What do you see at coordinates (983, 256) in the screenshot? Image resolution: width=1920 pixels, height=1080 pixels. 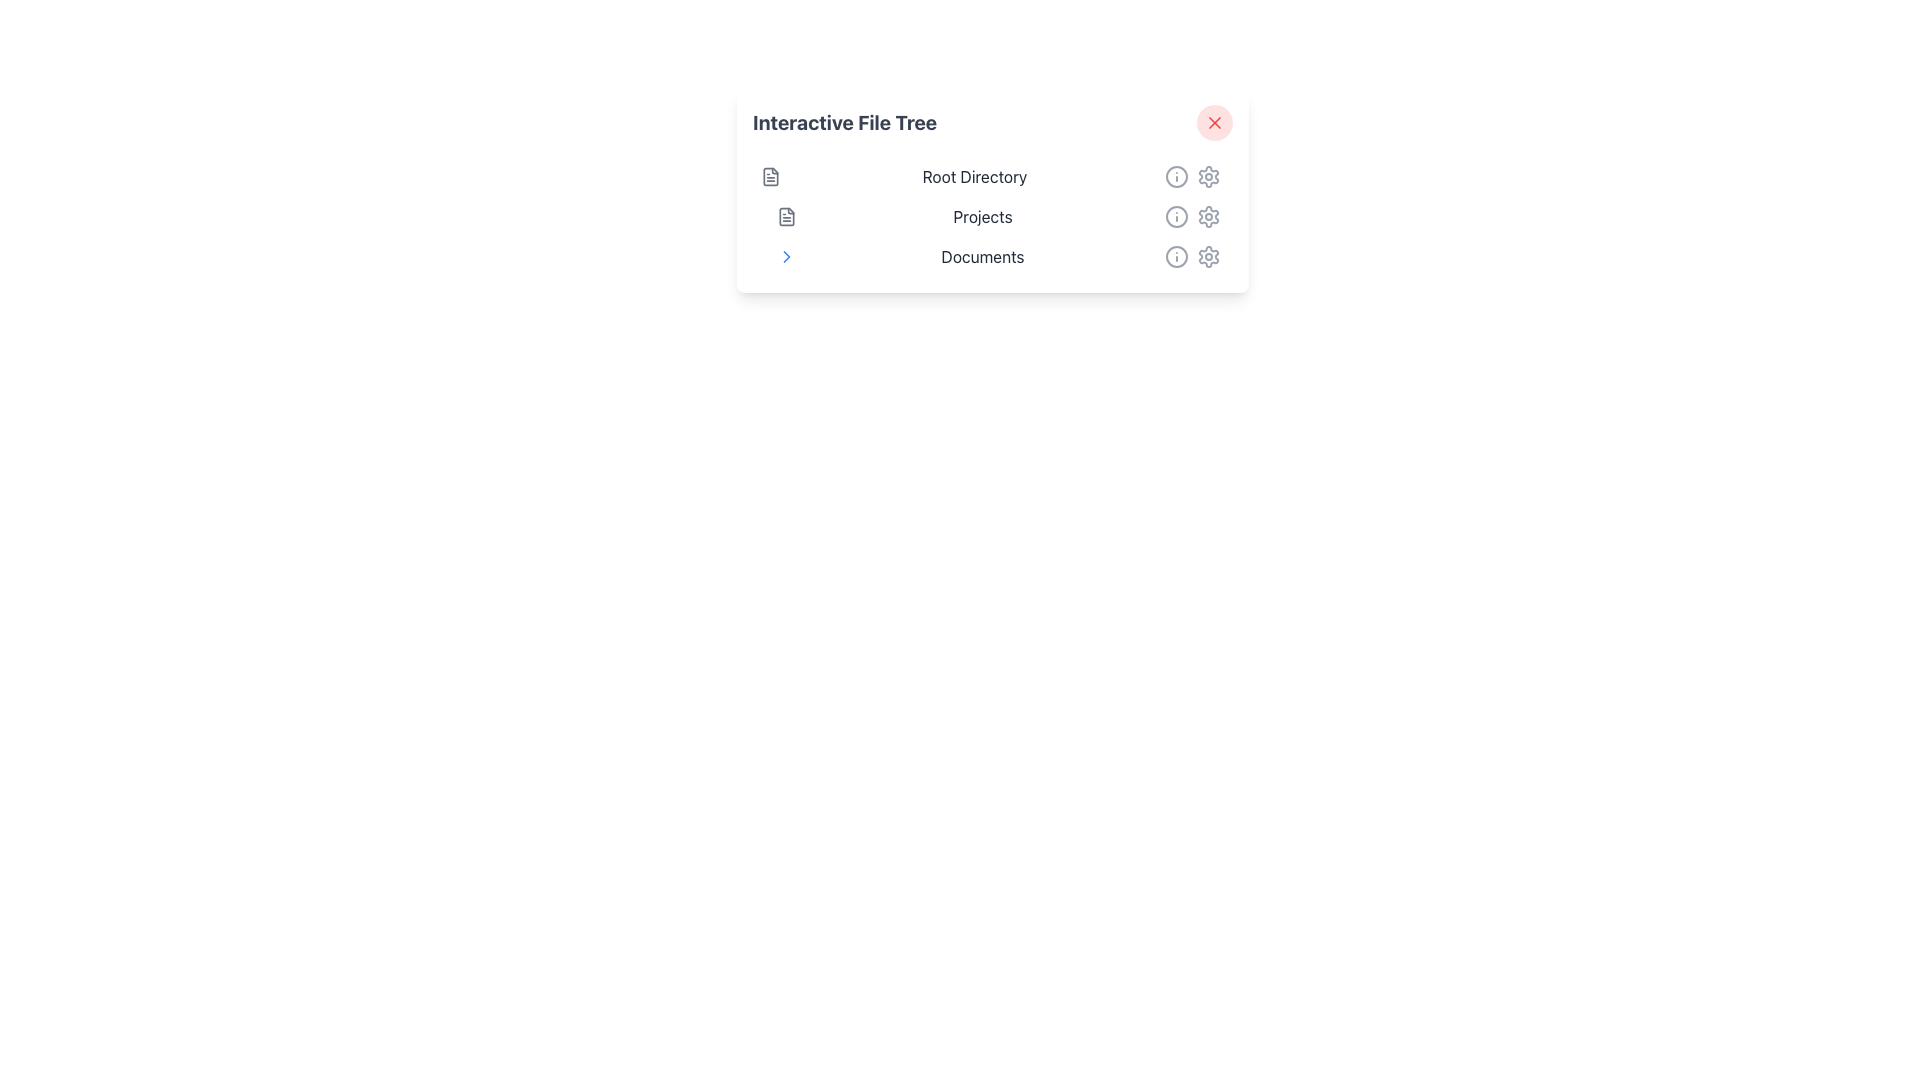 I see `the 'Documents' text label in the file tree interface, which is styled in dark gray and is the third entry in the list of directory items` at bounding box center [983, 256].